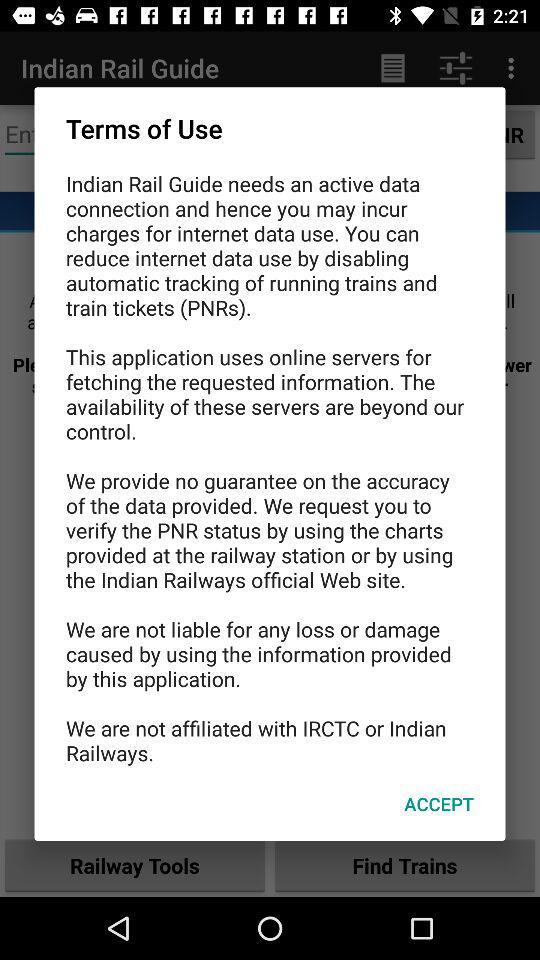 Image resolution: width=540 pixels, height=960 pixels. Describe the element at coordinates (438, 804) in the screenshot. I see `icon at the bottom right corner` at that location.